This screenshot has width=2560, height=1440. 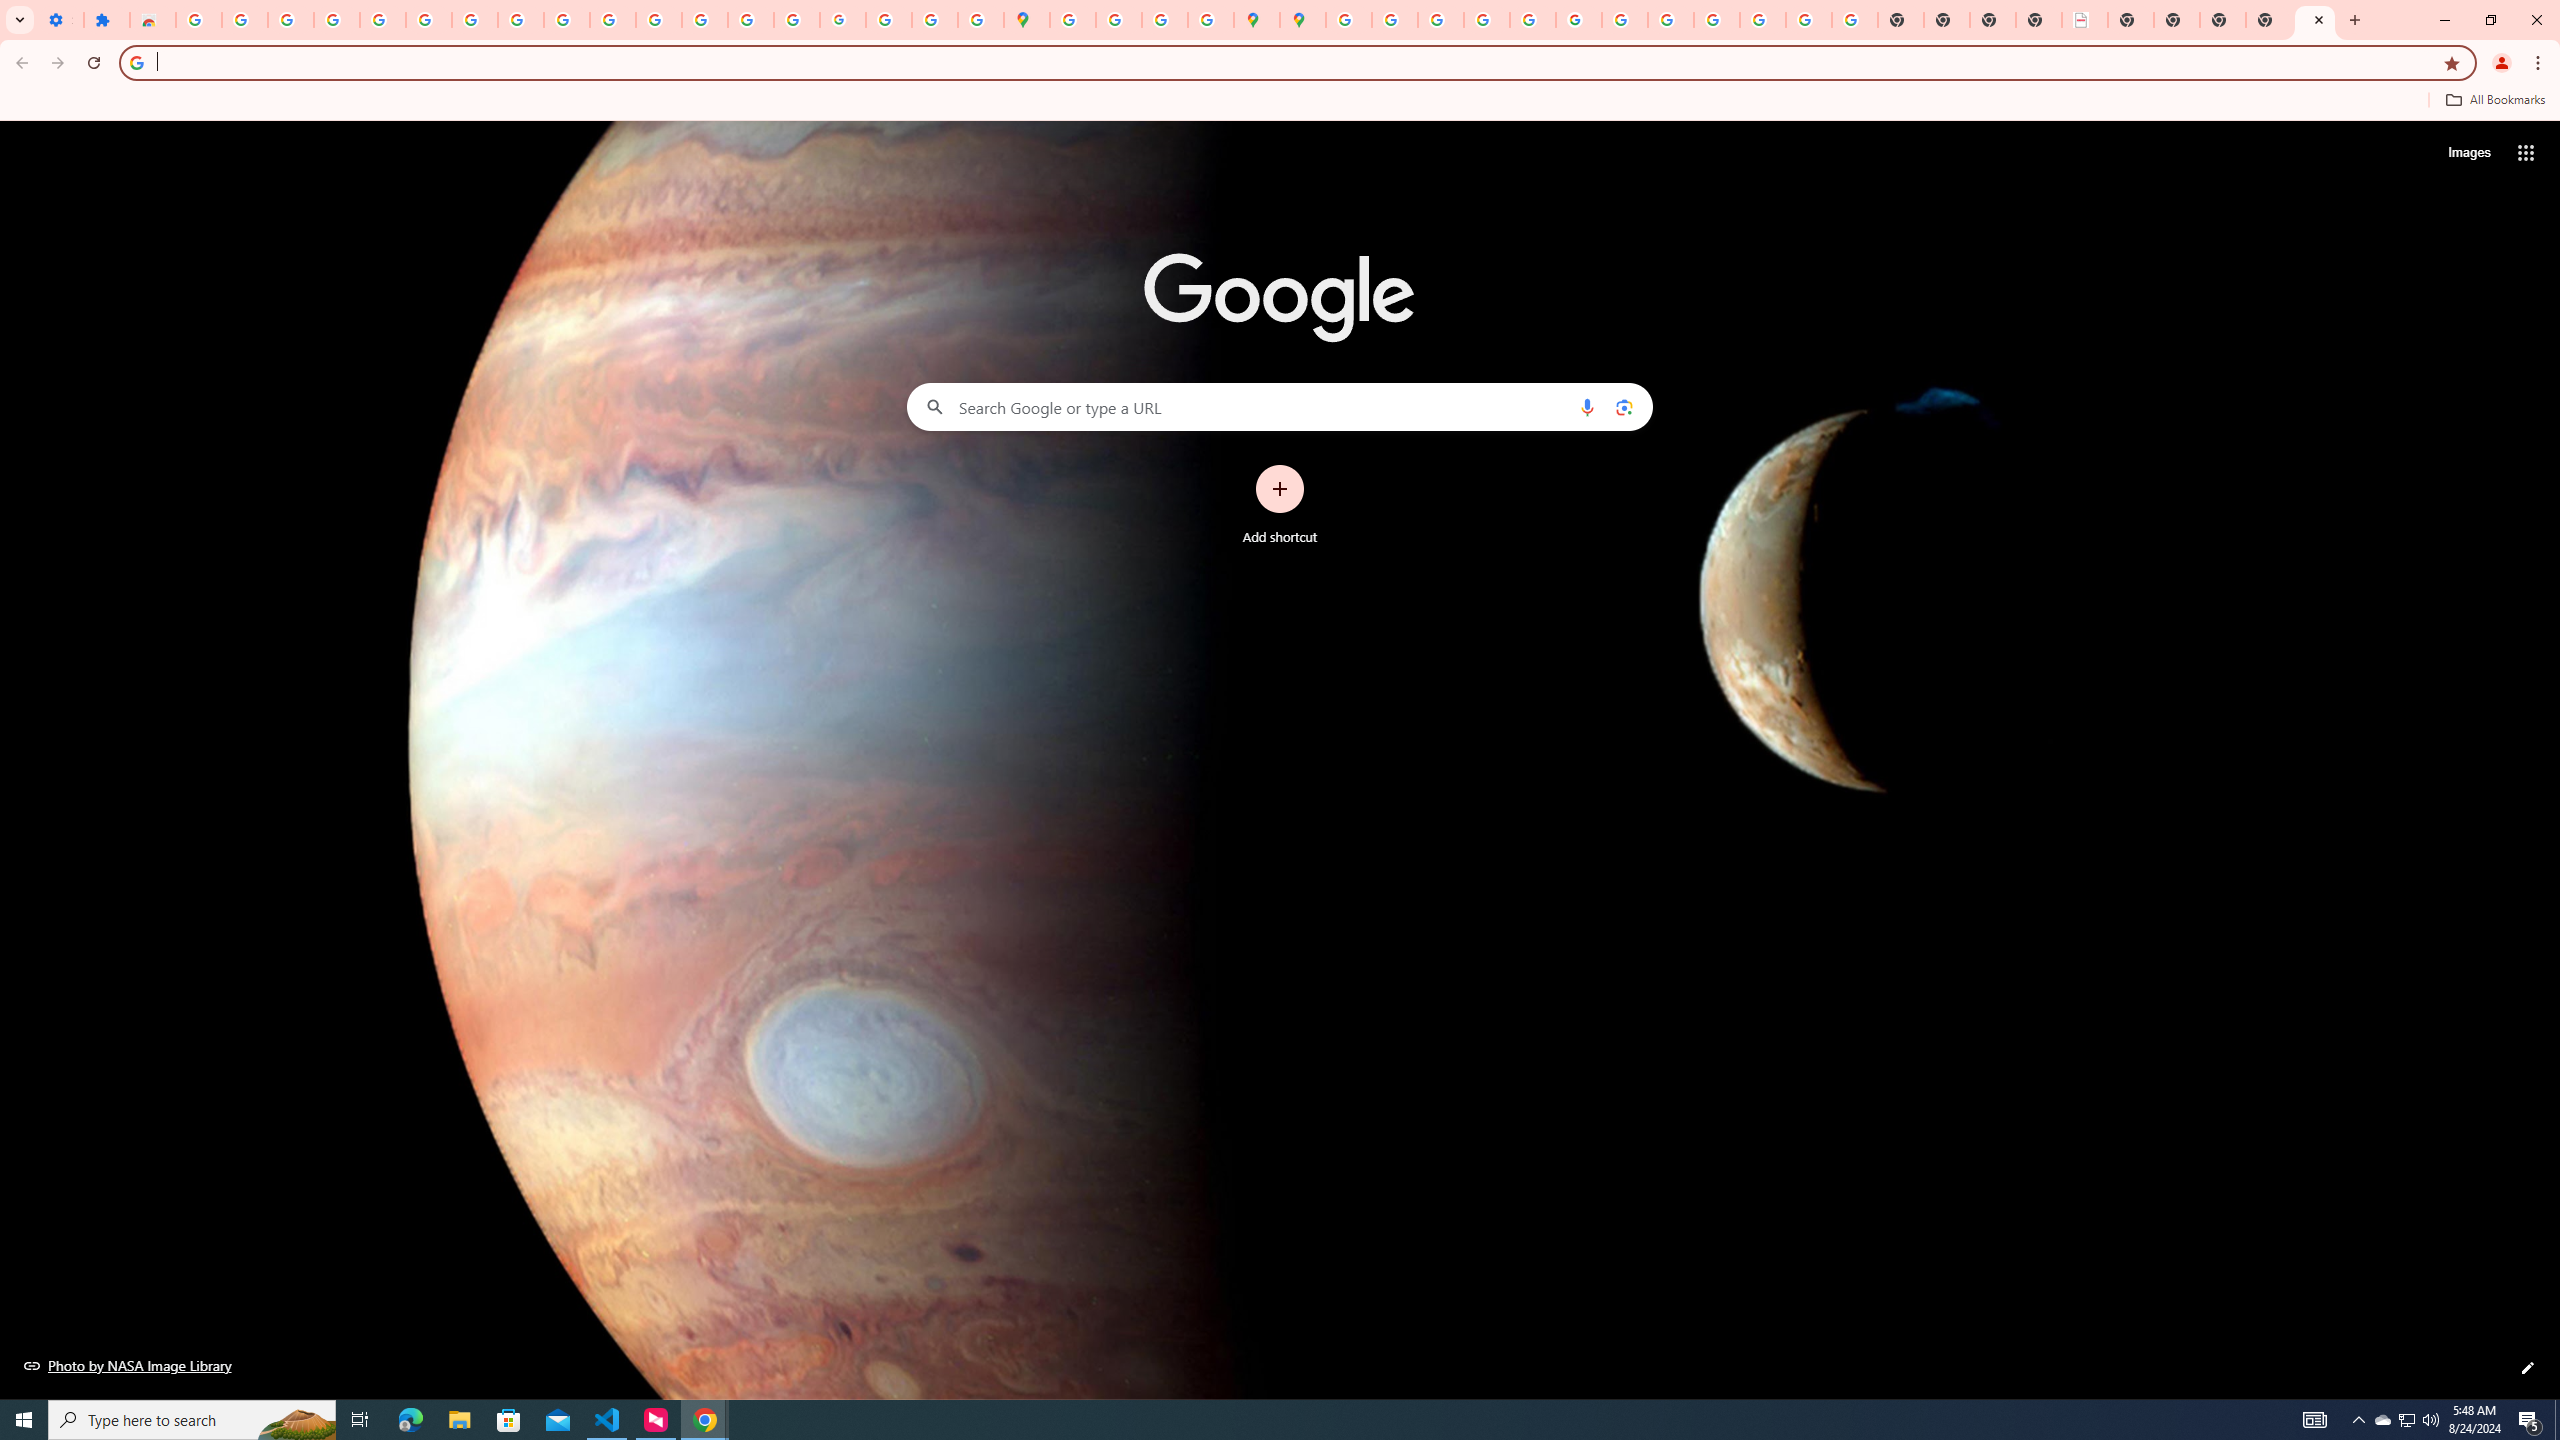 What do you see at coordinates (127, 1364) in the screenshot?
I see `'Photo by NASA Image Library'` at bounding box center [127, 1364].